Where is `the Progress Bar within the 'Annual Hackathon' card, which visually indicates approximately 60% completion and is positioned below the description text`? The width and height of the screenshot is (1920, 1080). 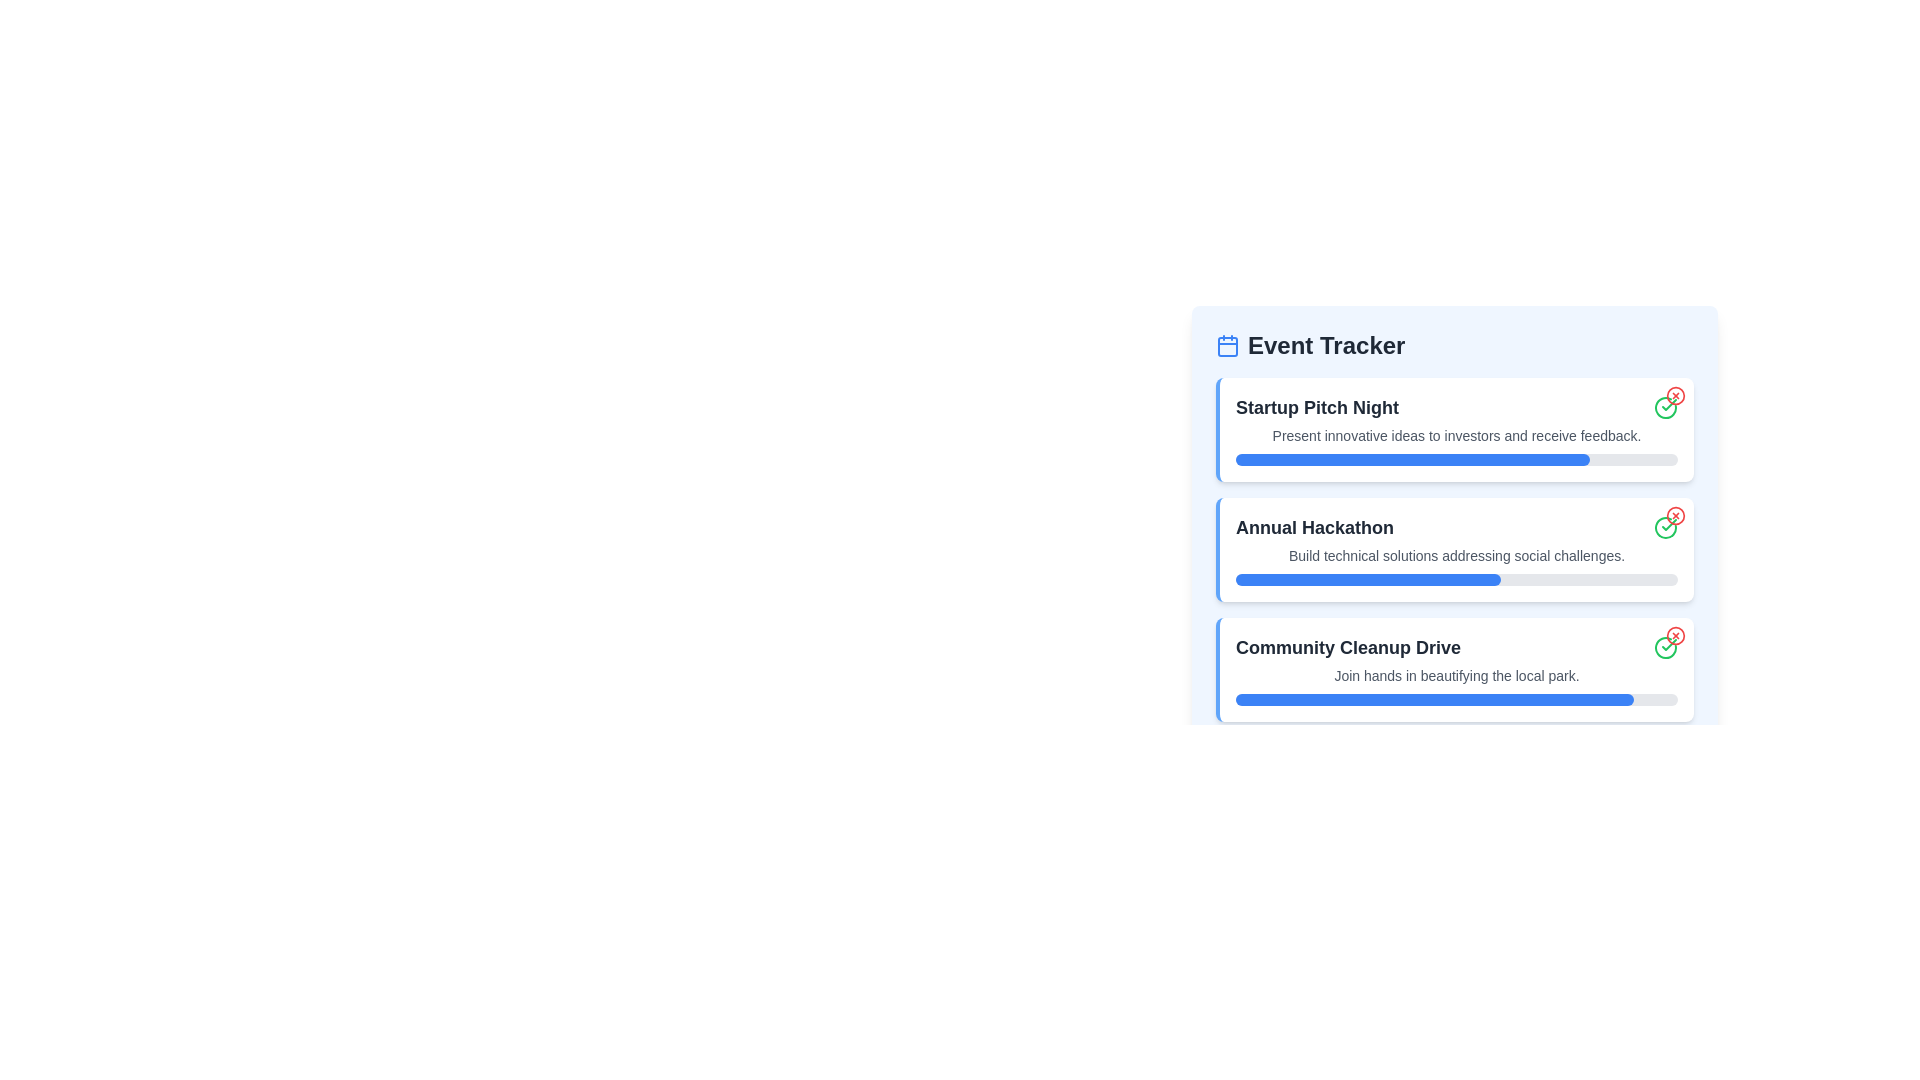
the Progress Bar within the 'Annual Hackathon' card, which visually indicates approximately 60% completion and is positioned below the description text is located at coordinates (1457, 579).